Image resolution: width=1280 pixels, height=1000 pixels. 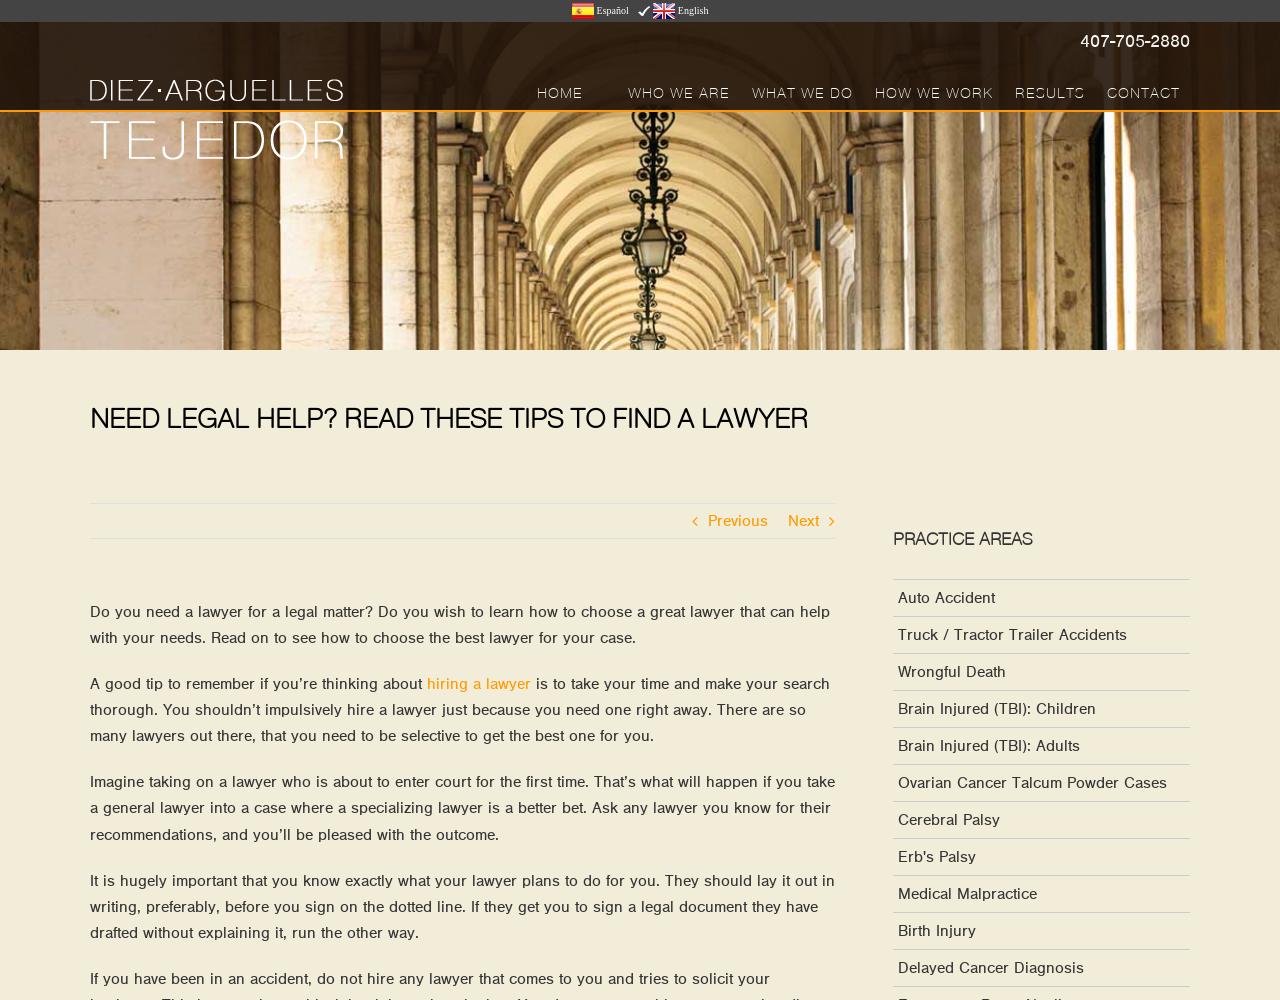 What do you see at coordinates (834, 191) in the screenshot?
I see `'Articles'` at bounding box center [834, 191].